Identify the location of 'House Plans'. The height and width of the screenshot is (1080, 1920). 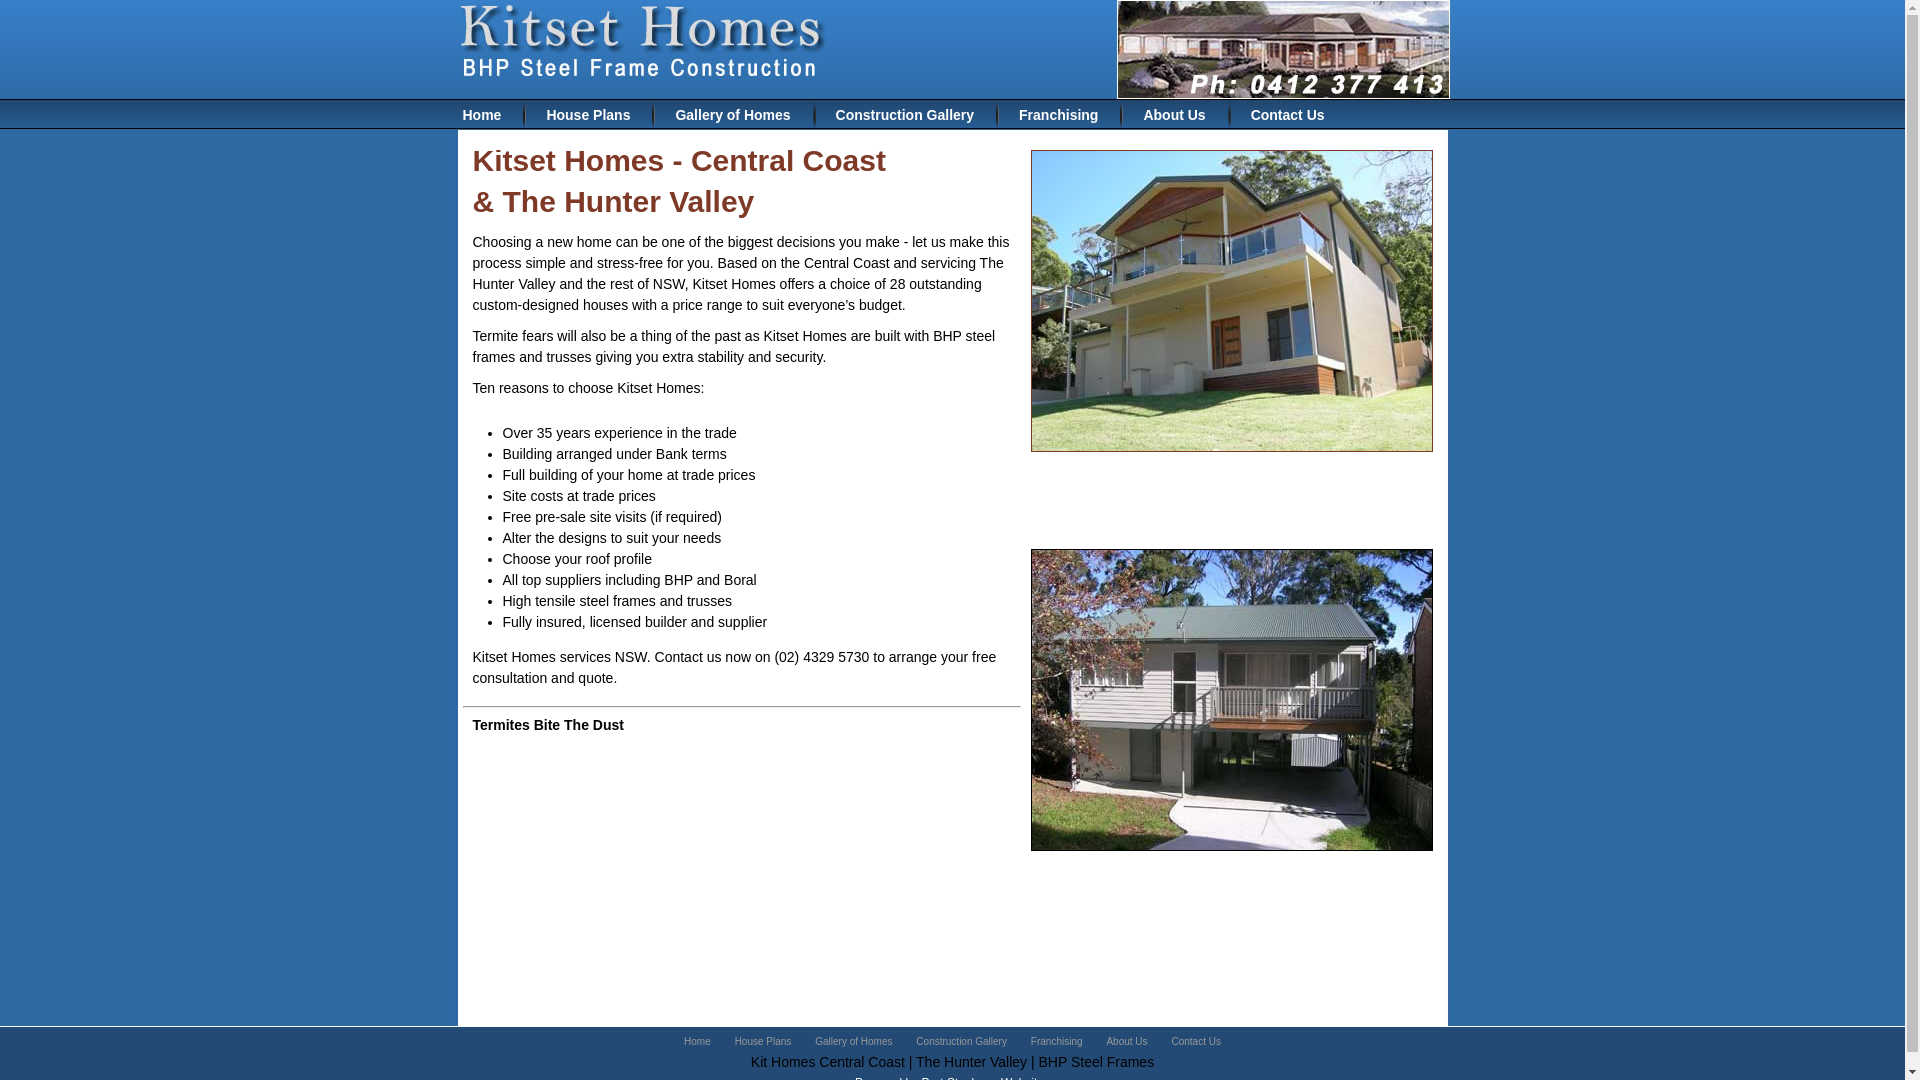
(589, 115).